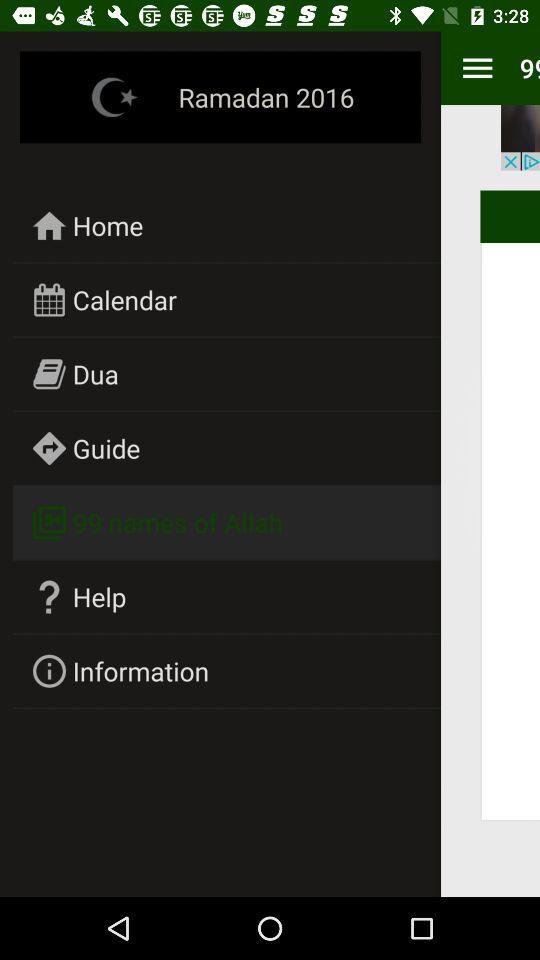 The height and width of the screenshot is (960, 540). Describe the element at coordinates (476, 68) in the screenshot. I see `menu option` at that location.